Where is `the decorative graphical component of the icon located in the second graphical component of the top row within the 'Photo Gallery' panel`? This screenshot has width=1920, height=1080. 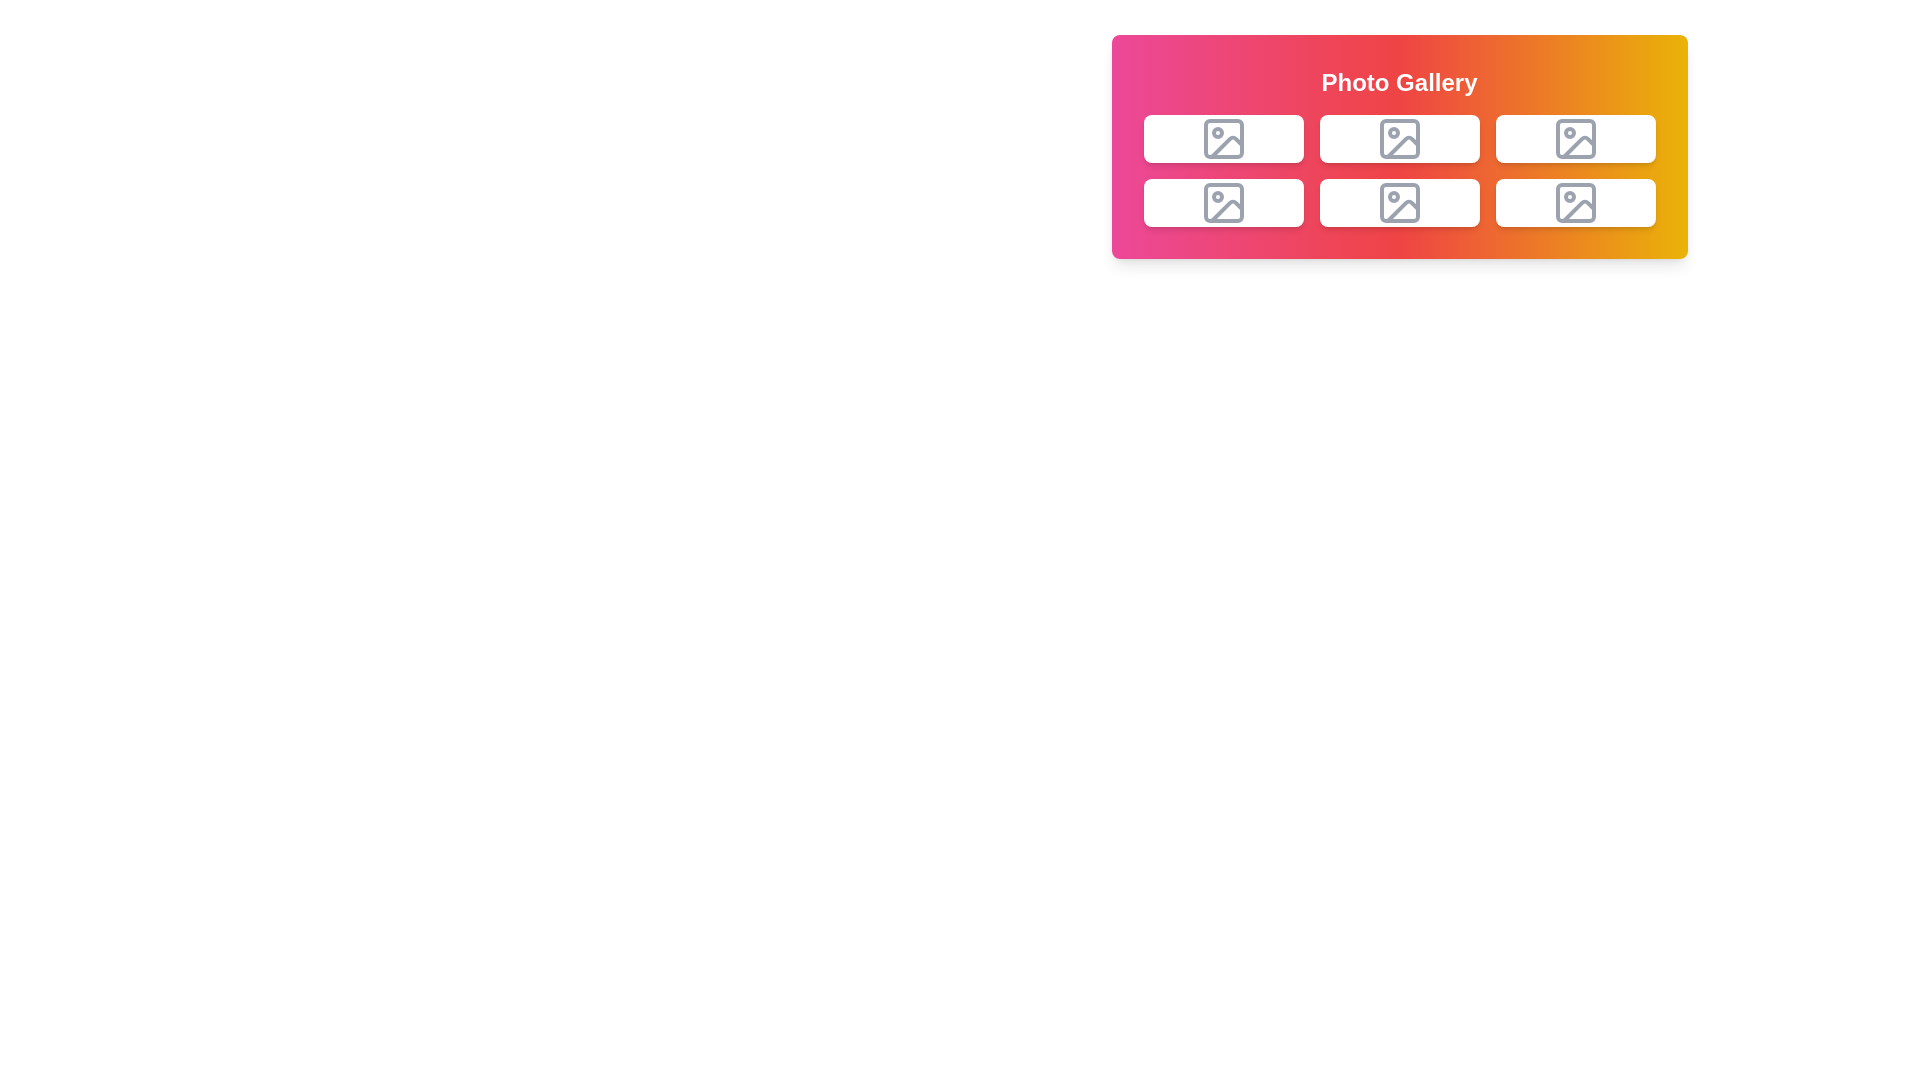
the decorative graphical component of the icon located in the second graphical component of the top row within the 'Photo Gallery' panel is located at coordinates (1401, 146).